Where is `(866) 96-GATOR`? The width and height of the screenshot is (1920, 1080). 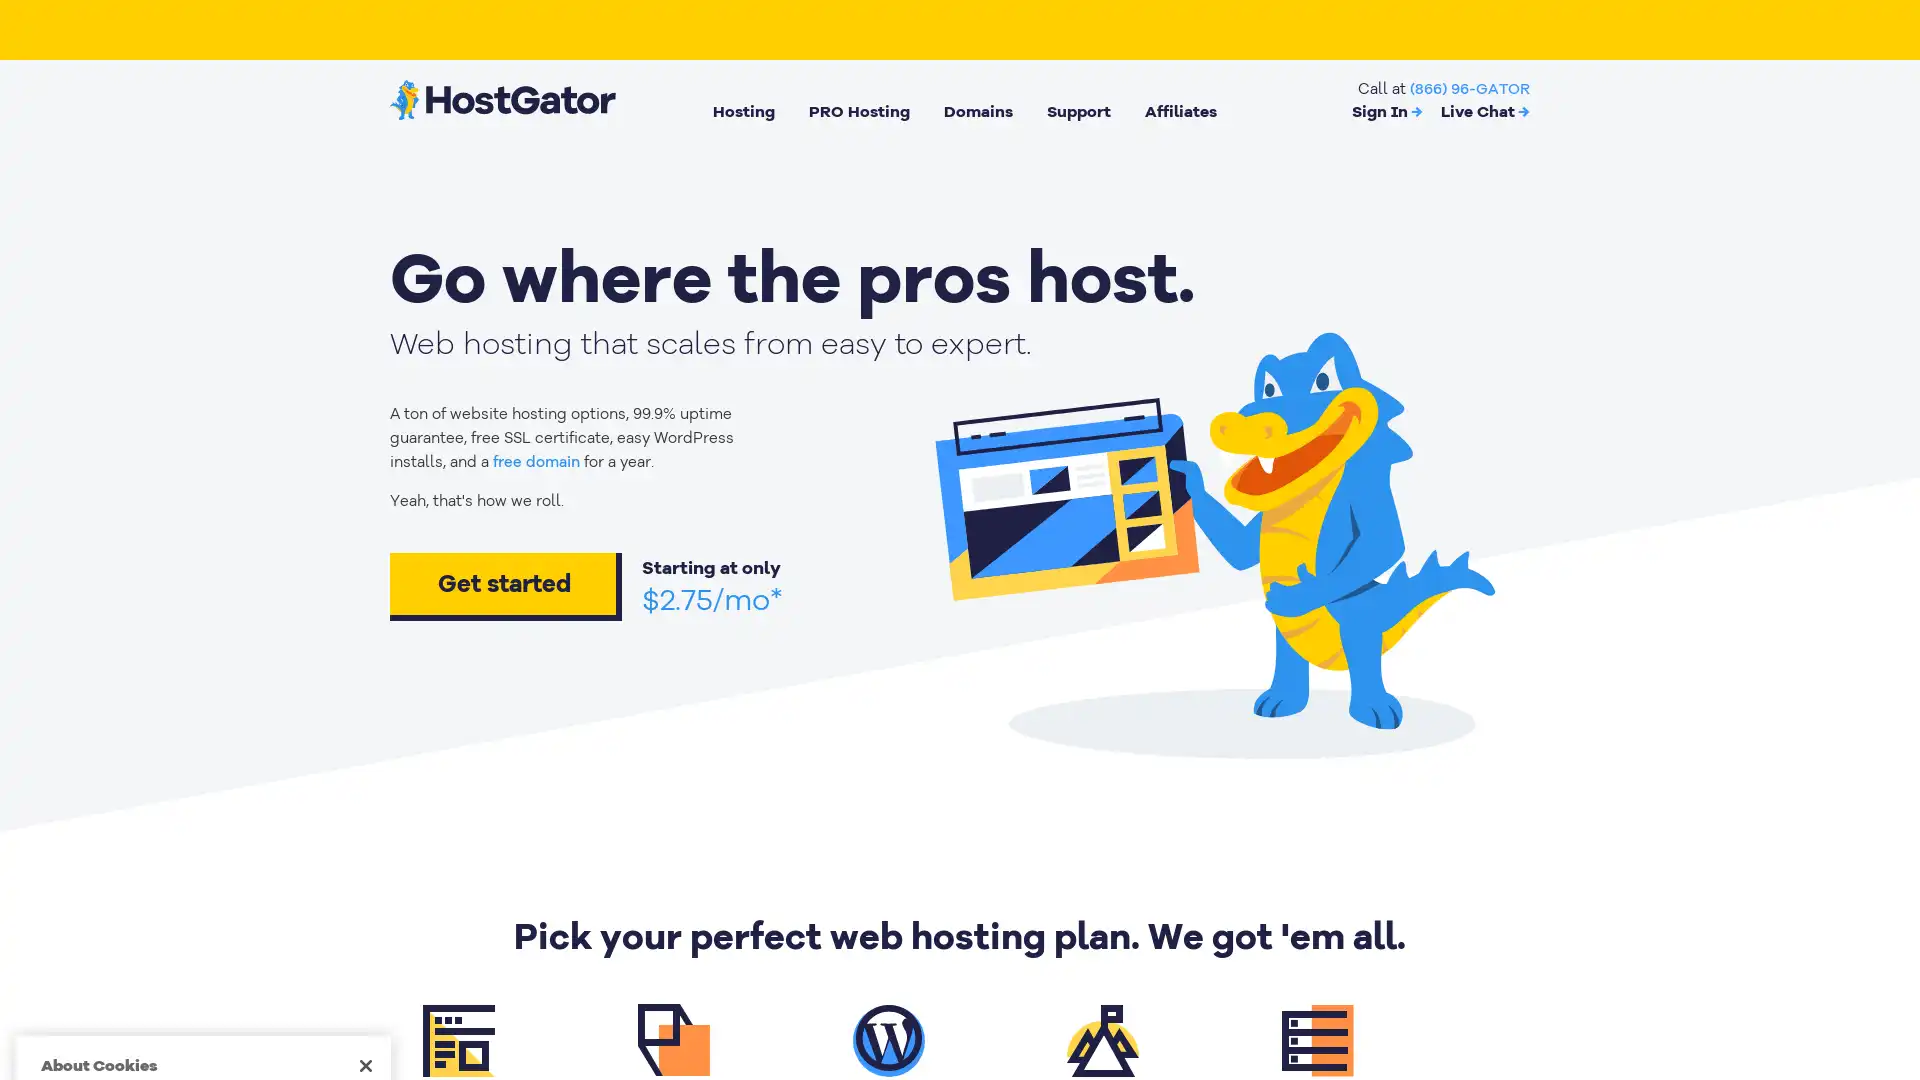
(866) 96-GATOR is located at coordinates (1469, 87).